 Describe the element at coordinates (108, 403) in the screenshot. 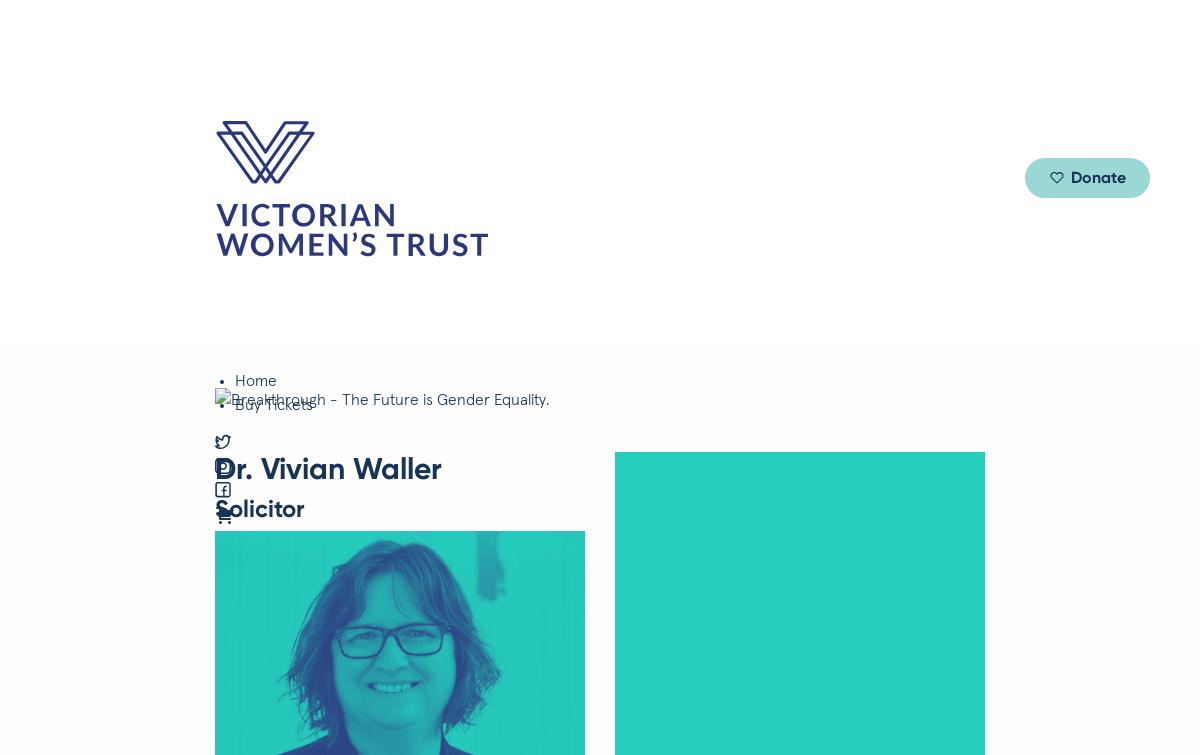

I see `'Author, Journalist + Activist'` at that location.